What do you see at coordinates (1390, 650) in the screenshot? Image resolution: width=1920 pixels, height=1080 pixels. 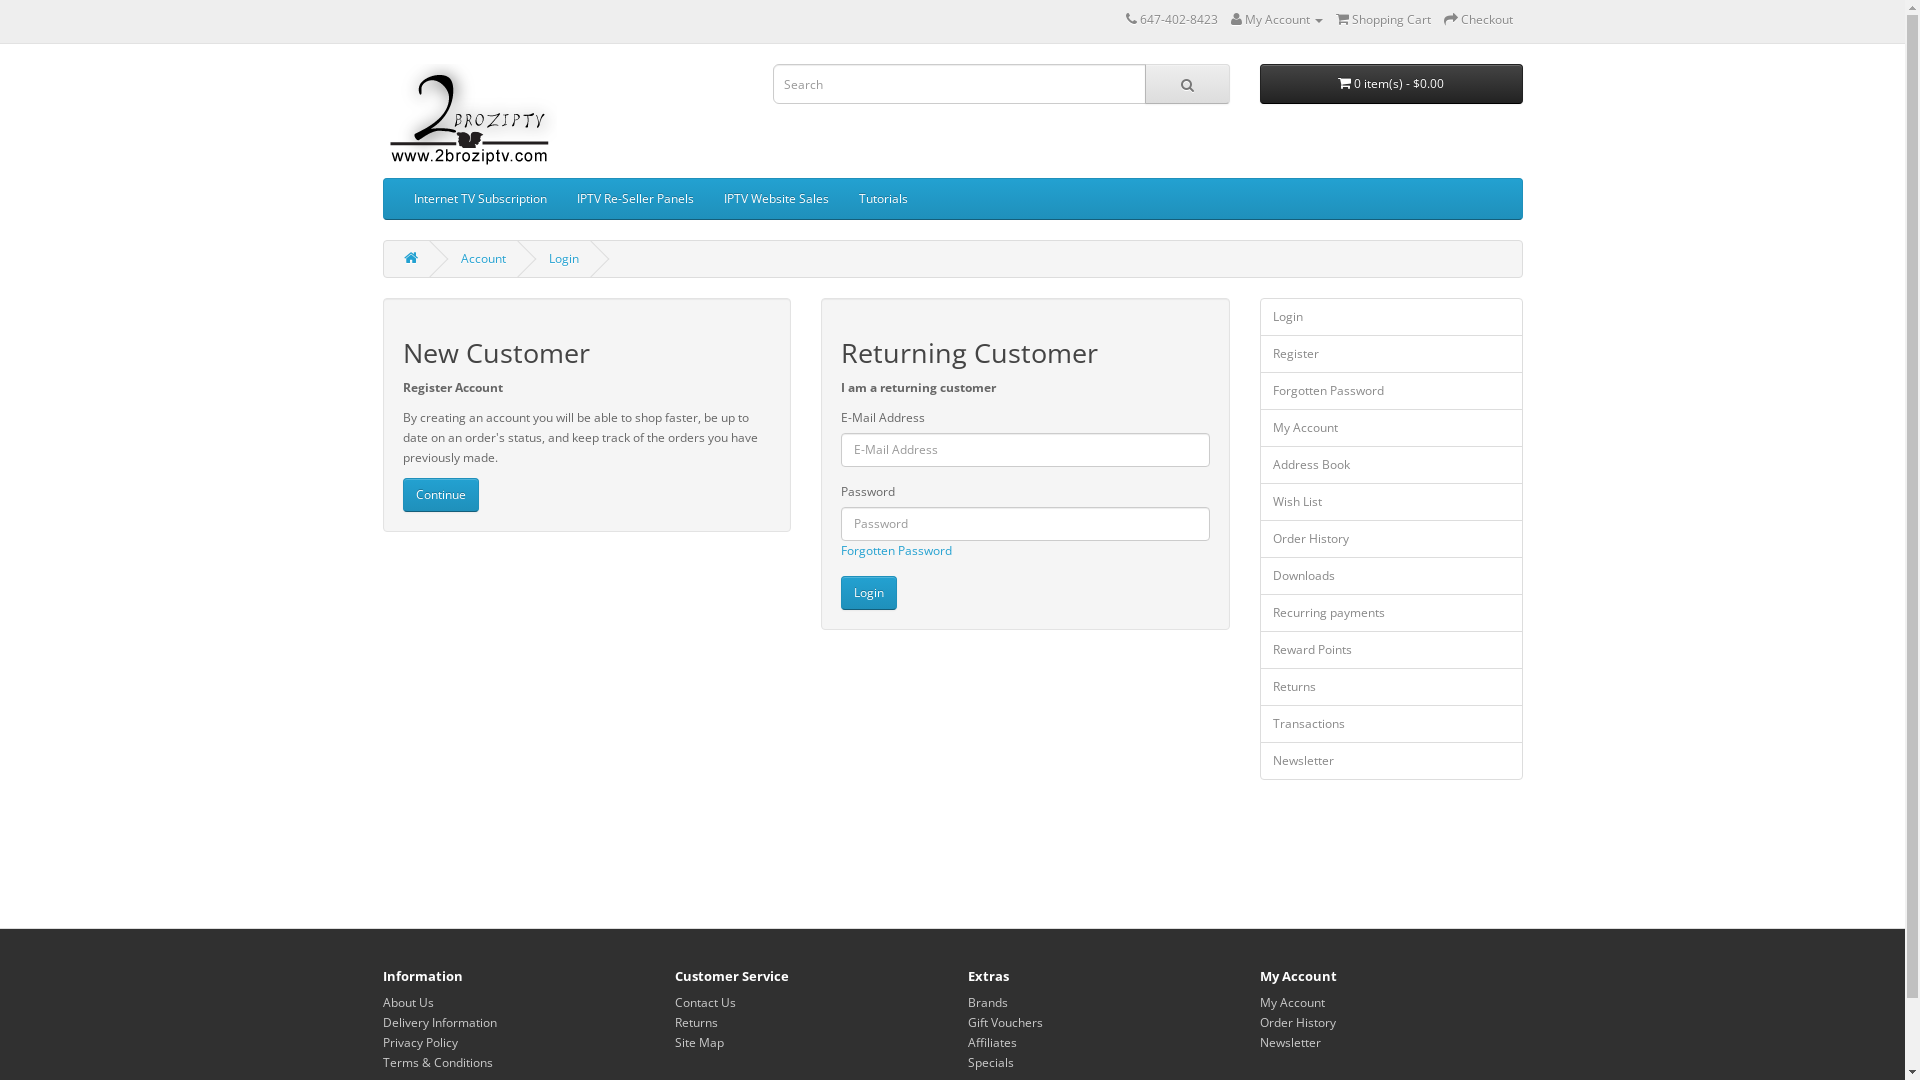 I see `'Reward Points'` at bounding box center [1390, 650].